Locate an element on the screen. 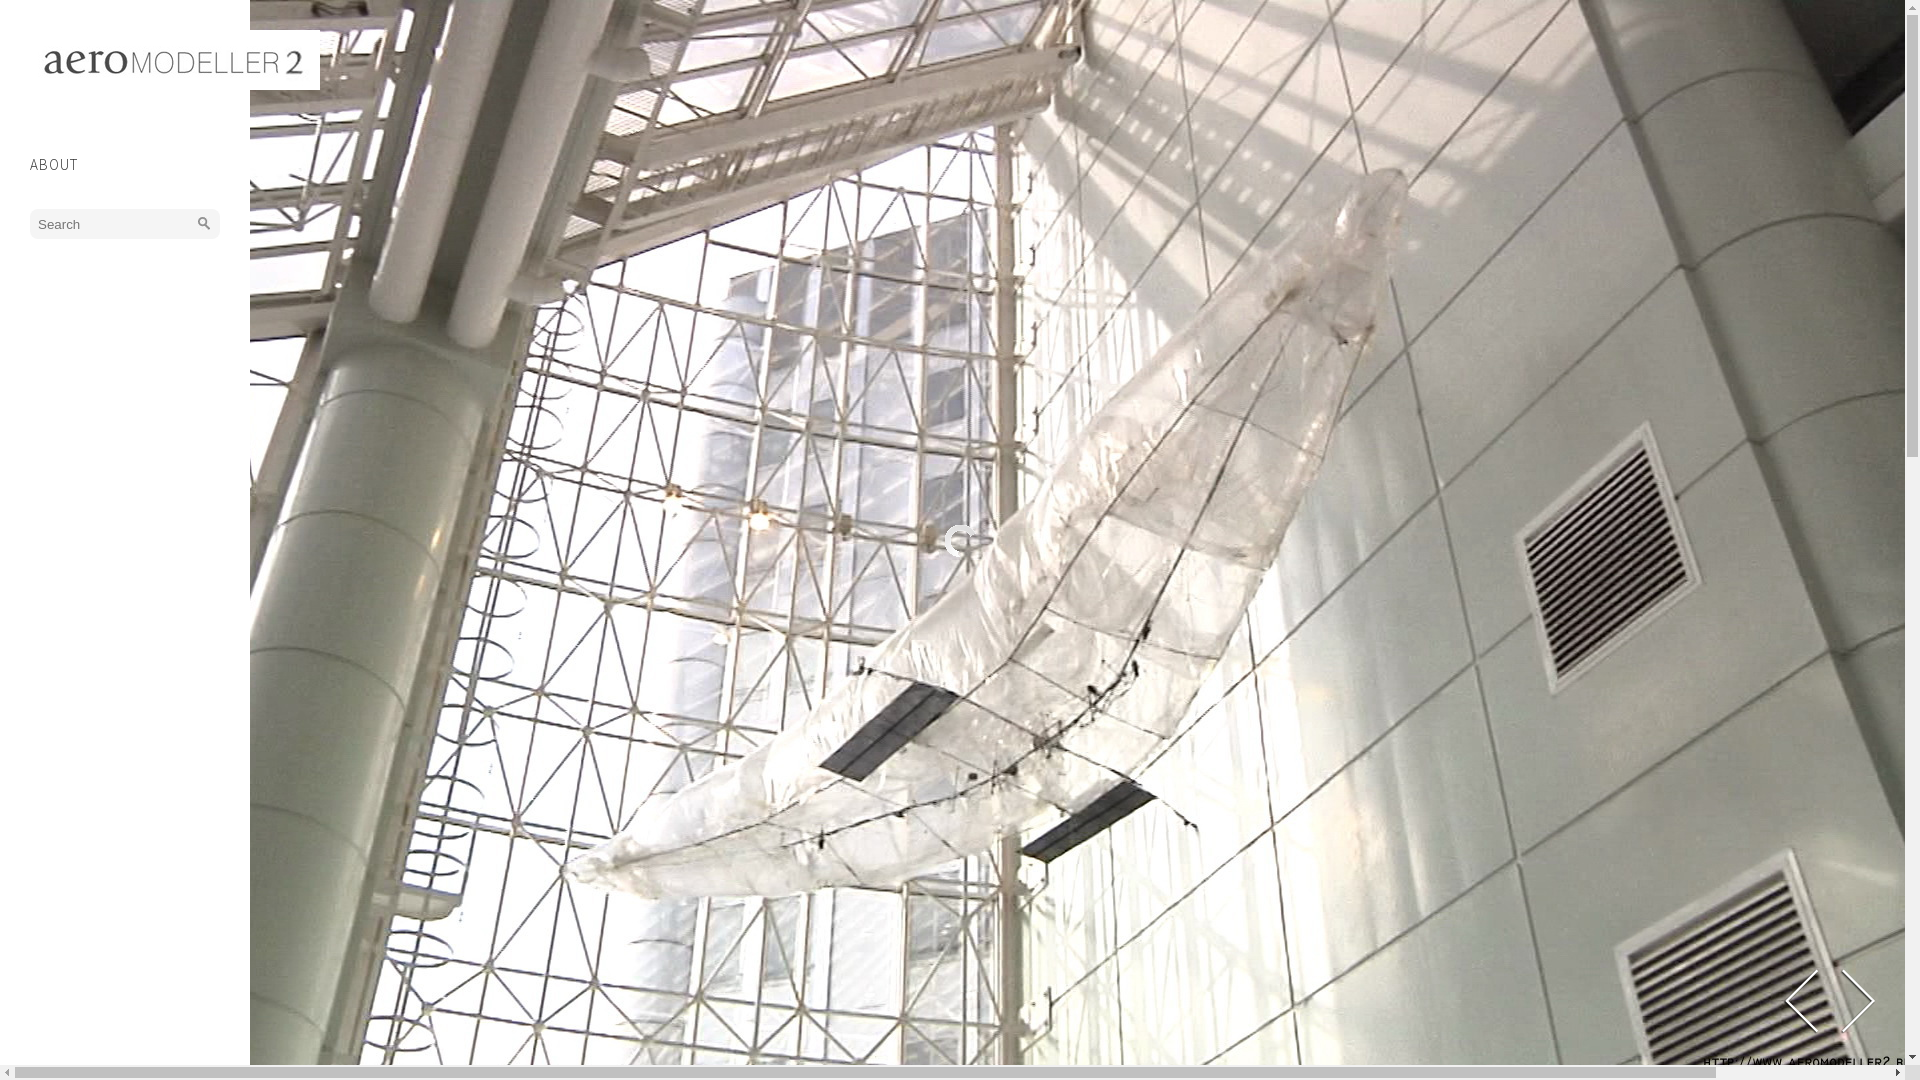 The height and width of the screenshot is (1080, 1920). 'ABOUT' is located at coordinates (53, 163).